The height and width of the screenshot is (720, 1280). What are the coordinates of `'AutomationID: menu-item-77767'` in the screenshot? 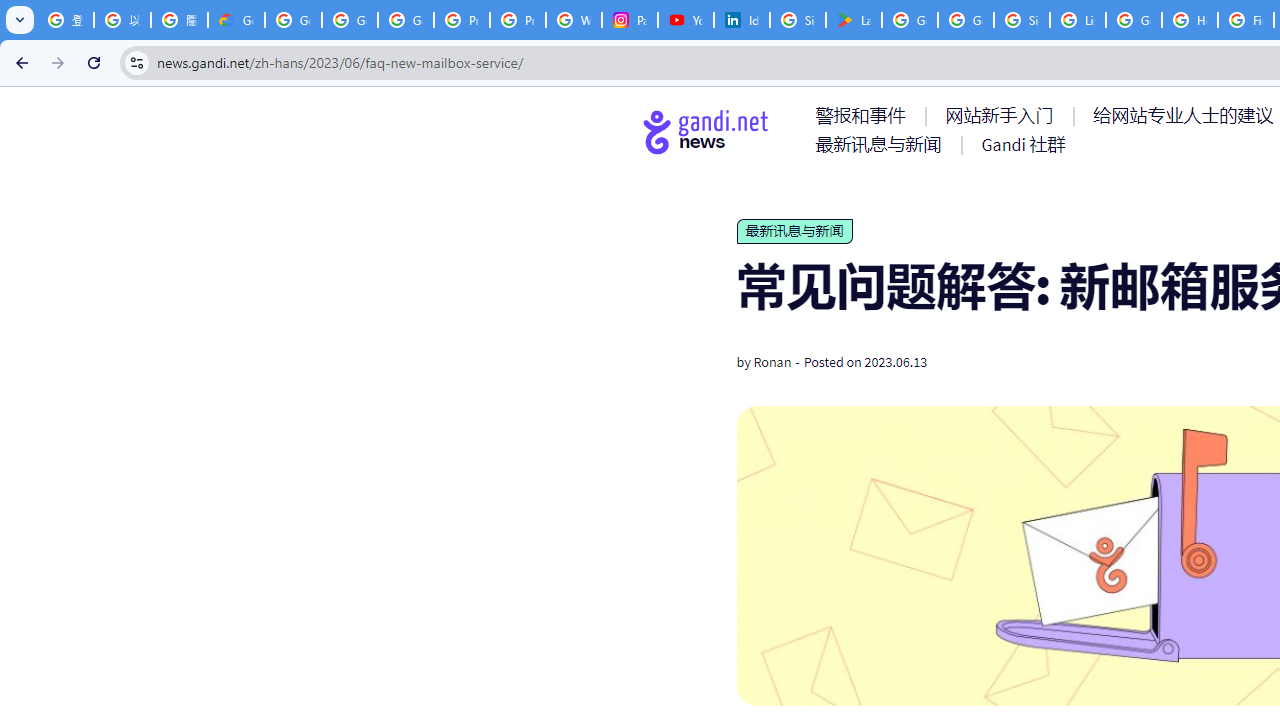 It's located at (1023, 143).